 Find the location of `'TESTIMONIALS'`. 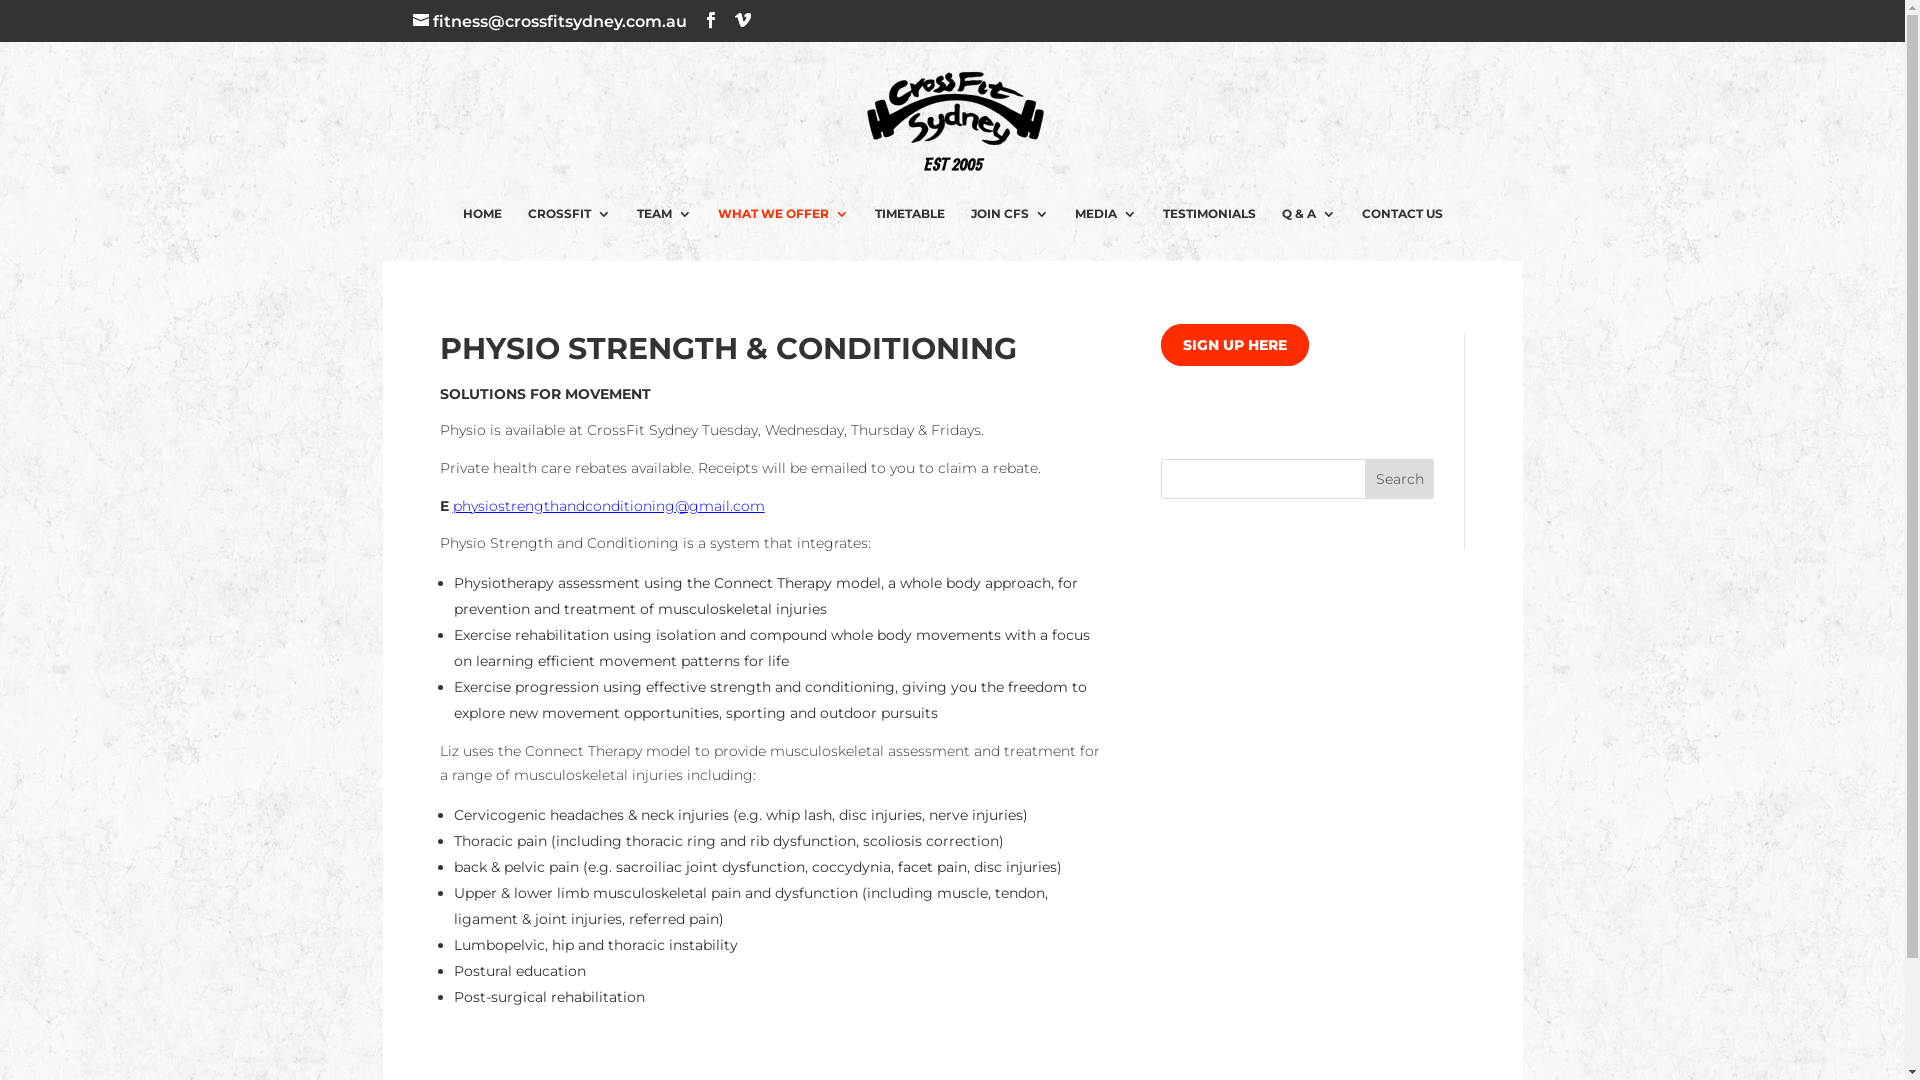

'TESTIMONIALS' is located at coordinates (1207, 219).